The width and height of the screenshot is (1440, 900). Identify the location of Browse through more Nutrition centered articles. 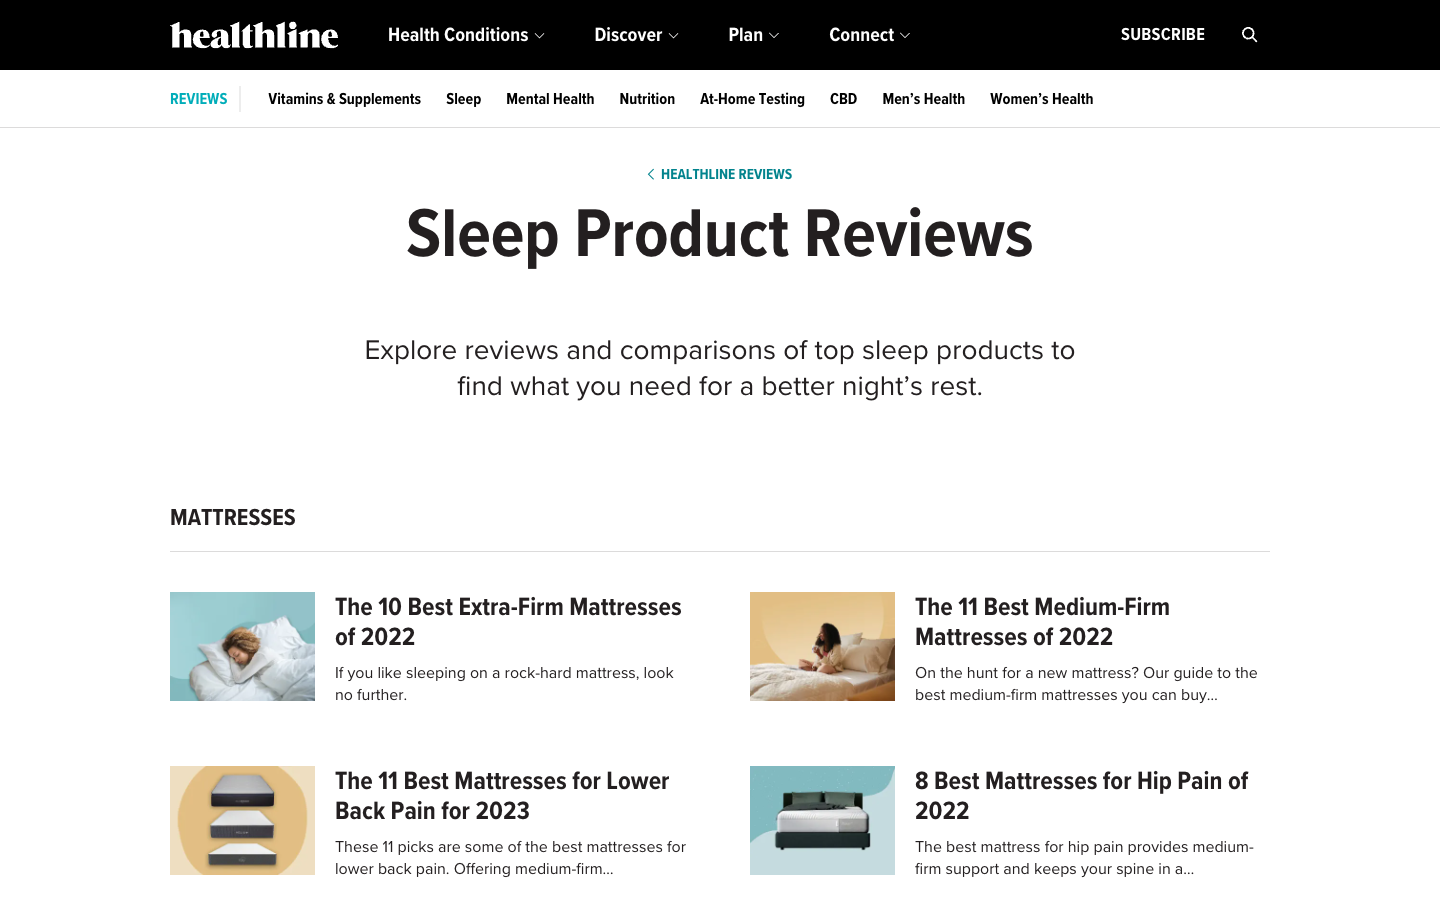
(646, 98).